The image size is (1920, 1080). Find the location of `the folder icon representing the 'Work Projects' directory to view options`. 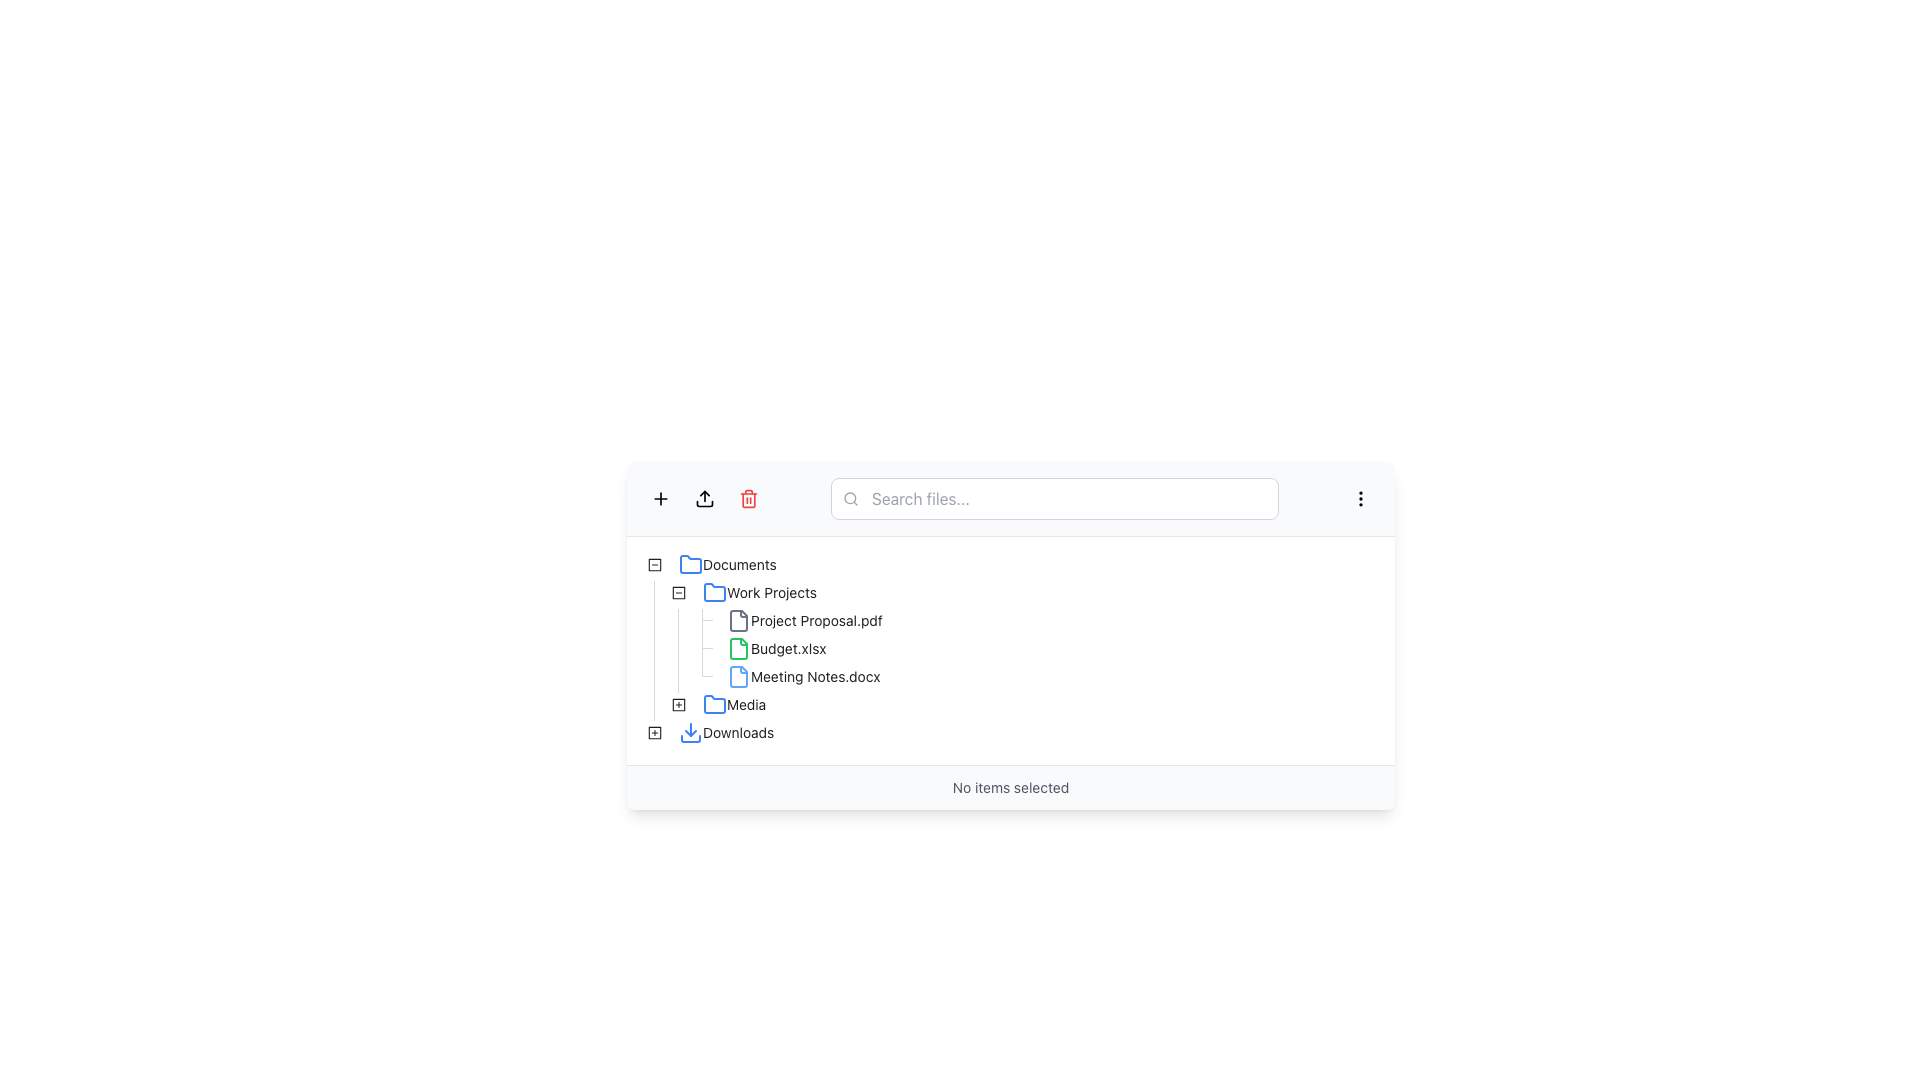

the folder icon representing the 'Work Projects' directory to view options is located at coordinates (715, 590).